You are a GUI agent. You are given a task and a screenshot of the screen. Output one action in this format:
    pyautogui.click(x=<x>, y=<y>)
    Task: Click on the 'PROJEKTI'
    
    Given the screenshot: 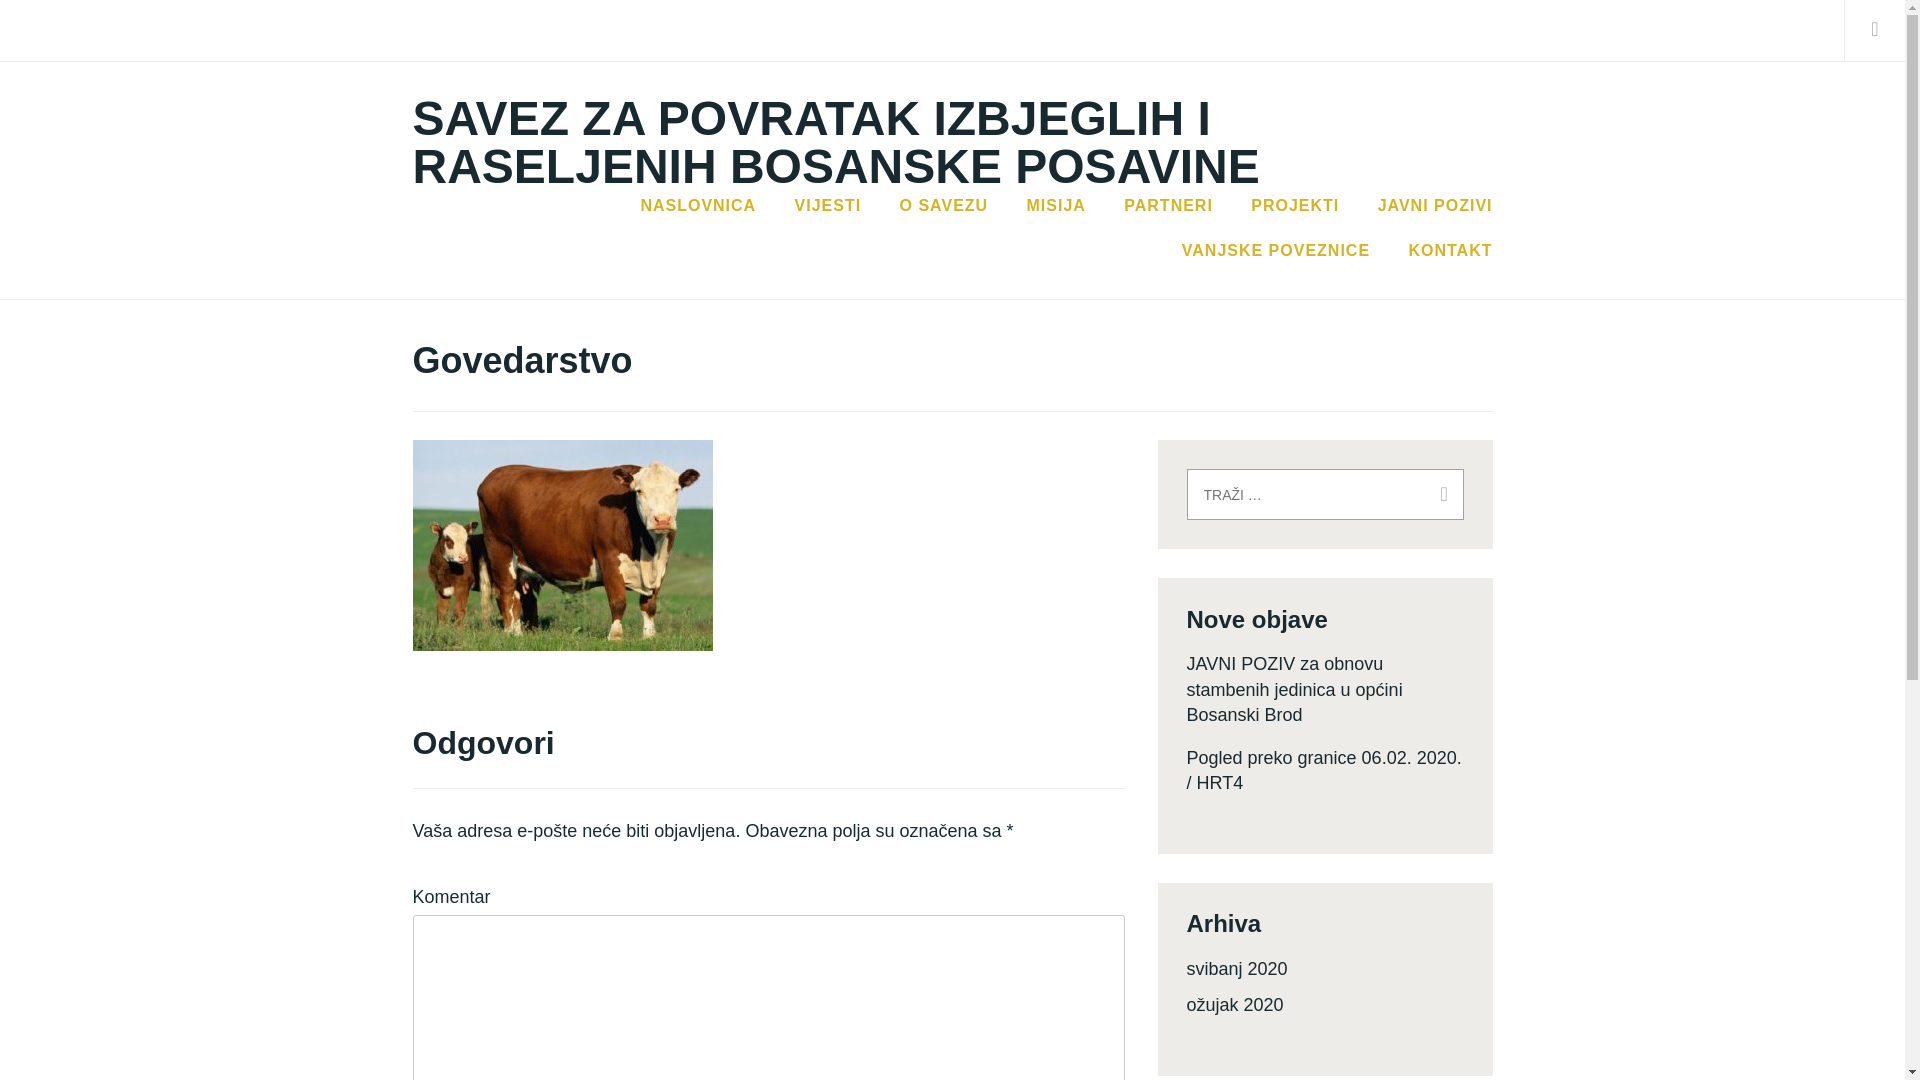 What is the action you would take?
    pyautogui.click(x=1295, y=205)
    